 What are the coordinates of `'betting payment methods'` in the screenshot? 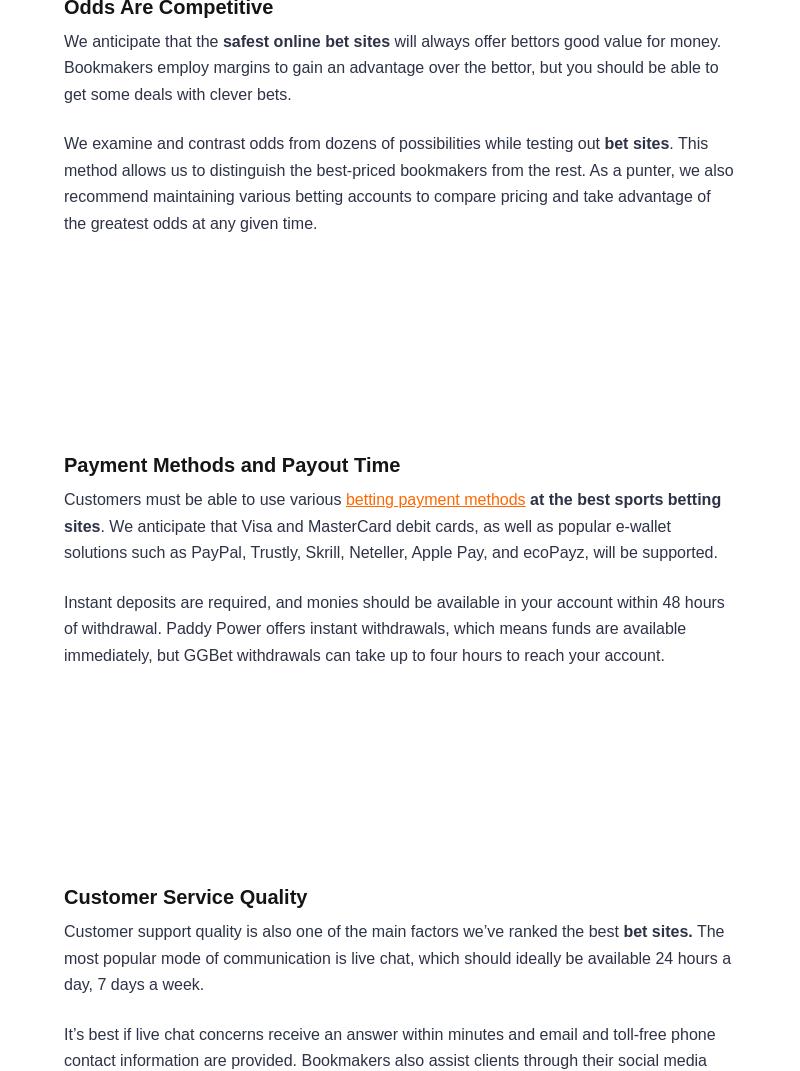 It's located at (433, 498).